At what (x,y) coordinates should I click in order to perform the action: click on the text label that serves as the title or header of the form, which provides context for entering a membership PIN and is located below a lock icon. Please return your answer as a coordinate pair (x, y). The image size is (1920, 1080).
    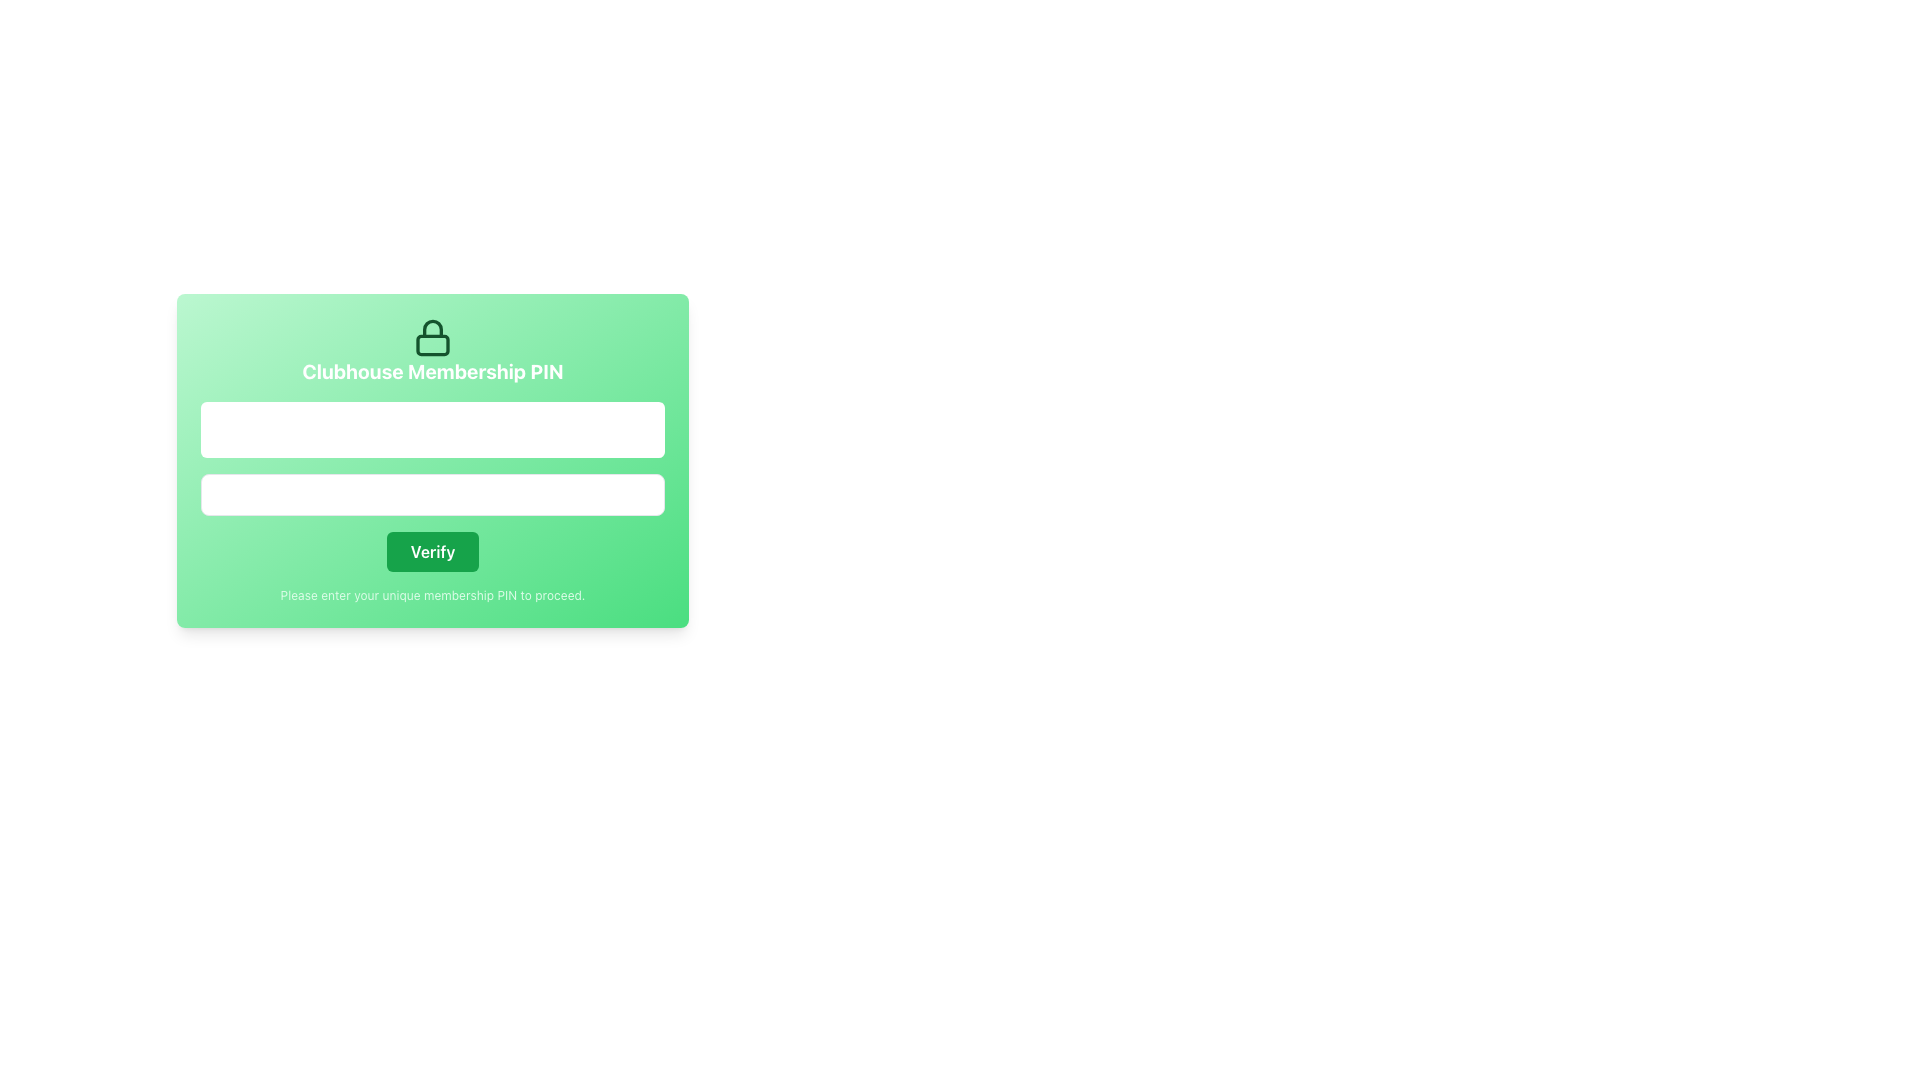
    Looking at the image, I should click on (431, 371).